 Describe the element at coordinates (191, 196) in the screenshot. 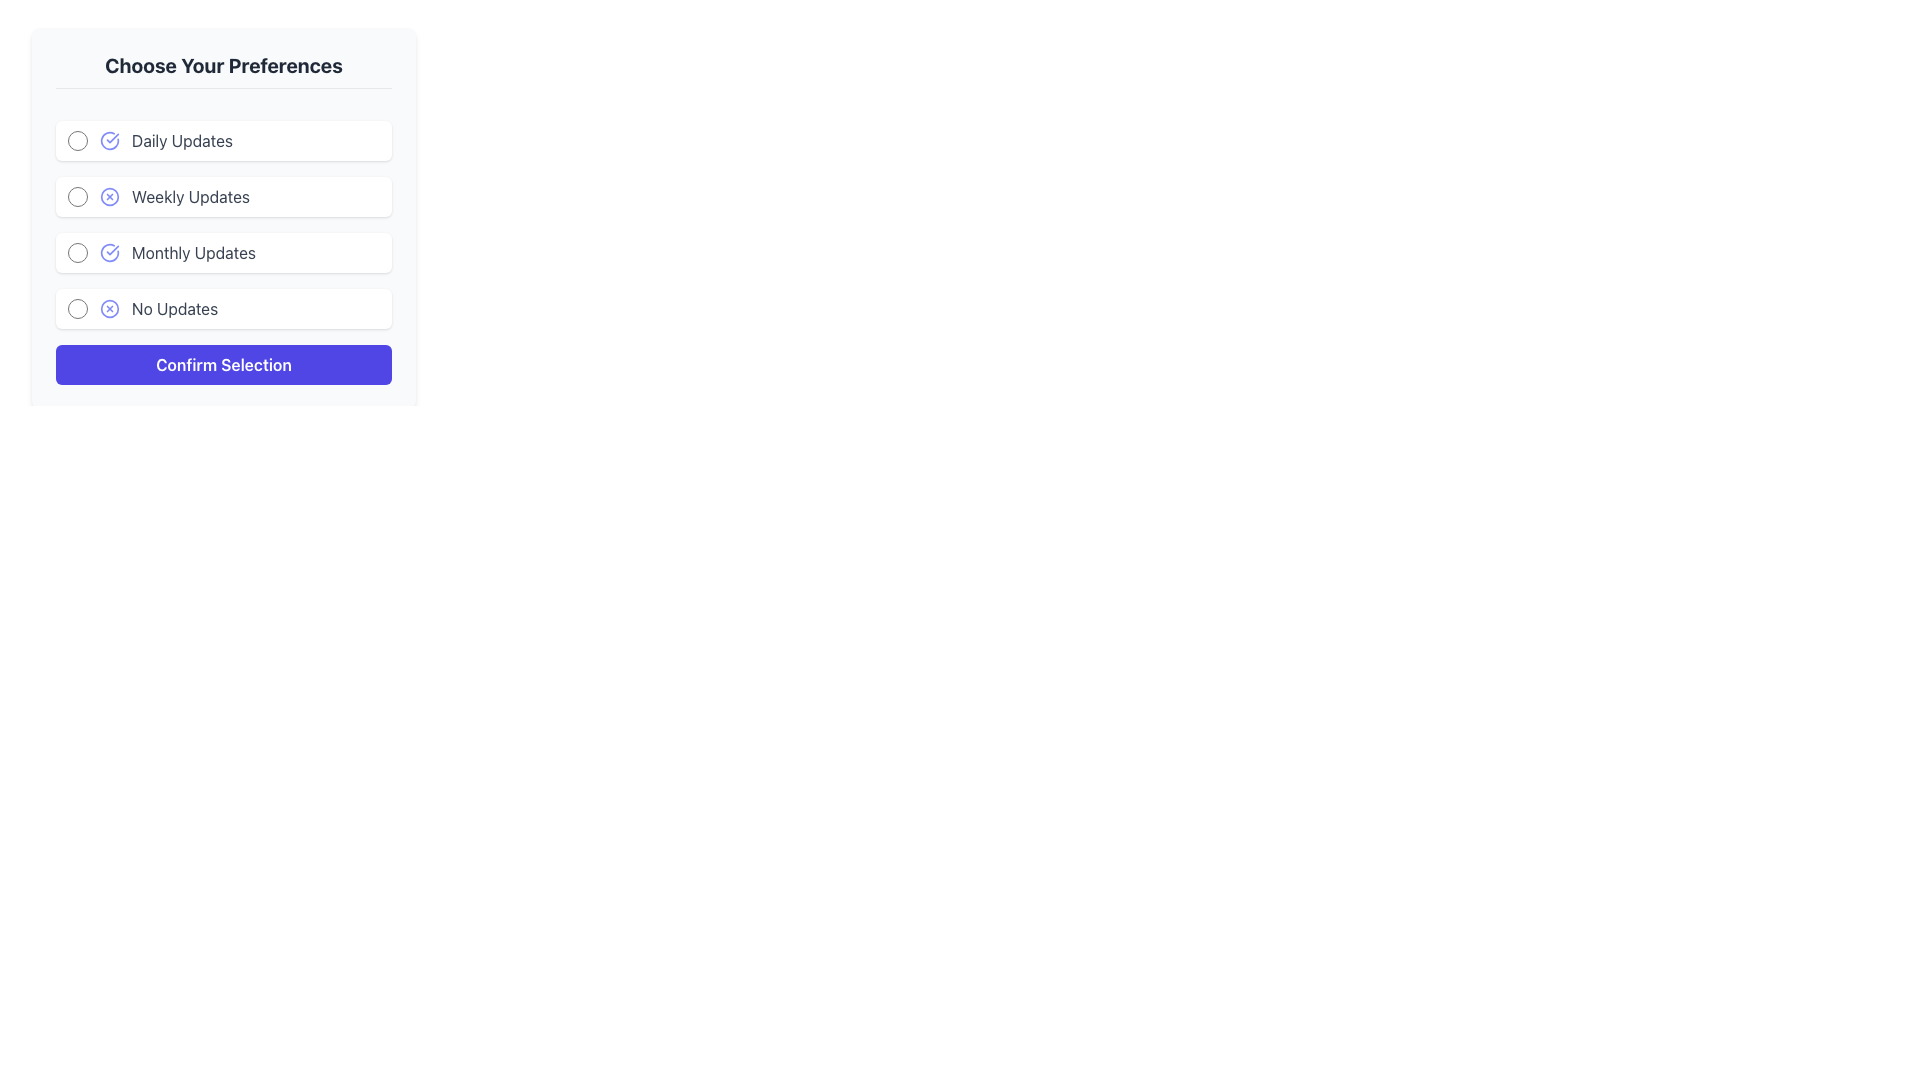

I see `text label displaying 'Weekly Updates', which is styled in medium dark gray font and is the second option in the radio button group for update preferences` at that location.